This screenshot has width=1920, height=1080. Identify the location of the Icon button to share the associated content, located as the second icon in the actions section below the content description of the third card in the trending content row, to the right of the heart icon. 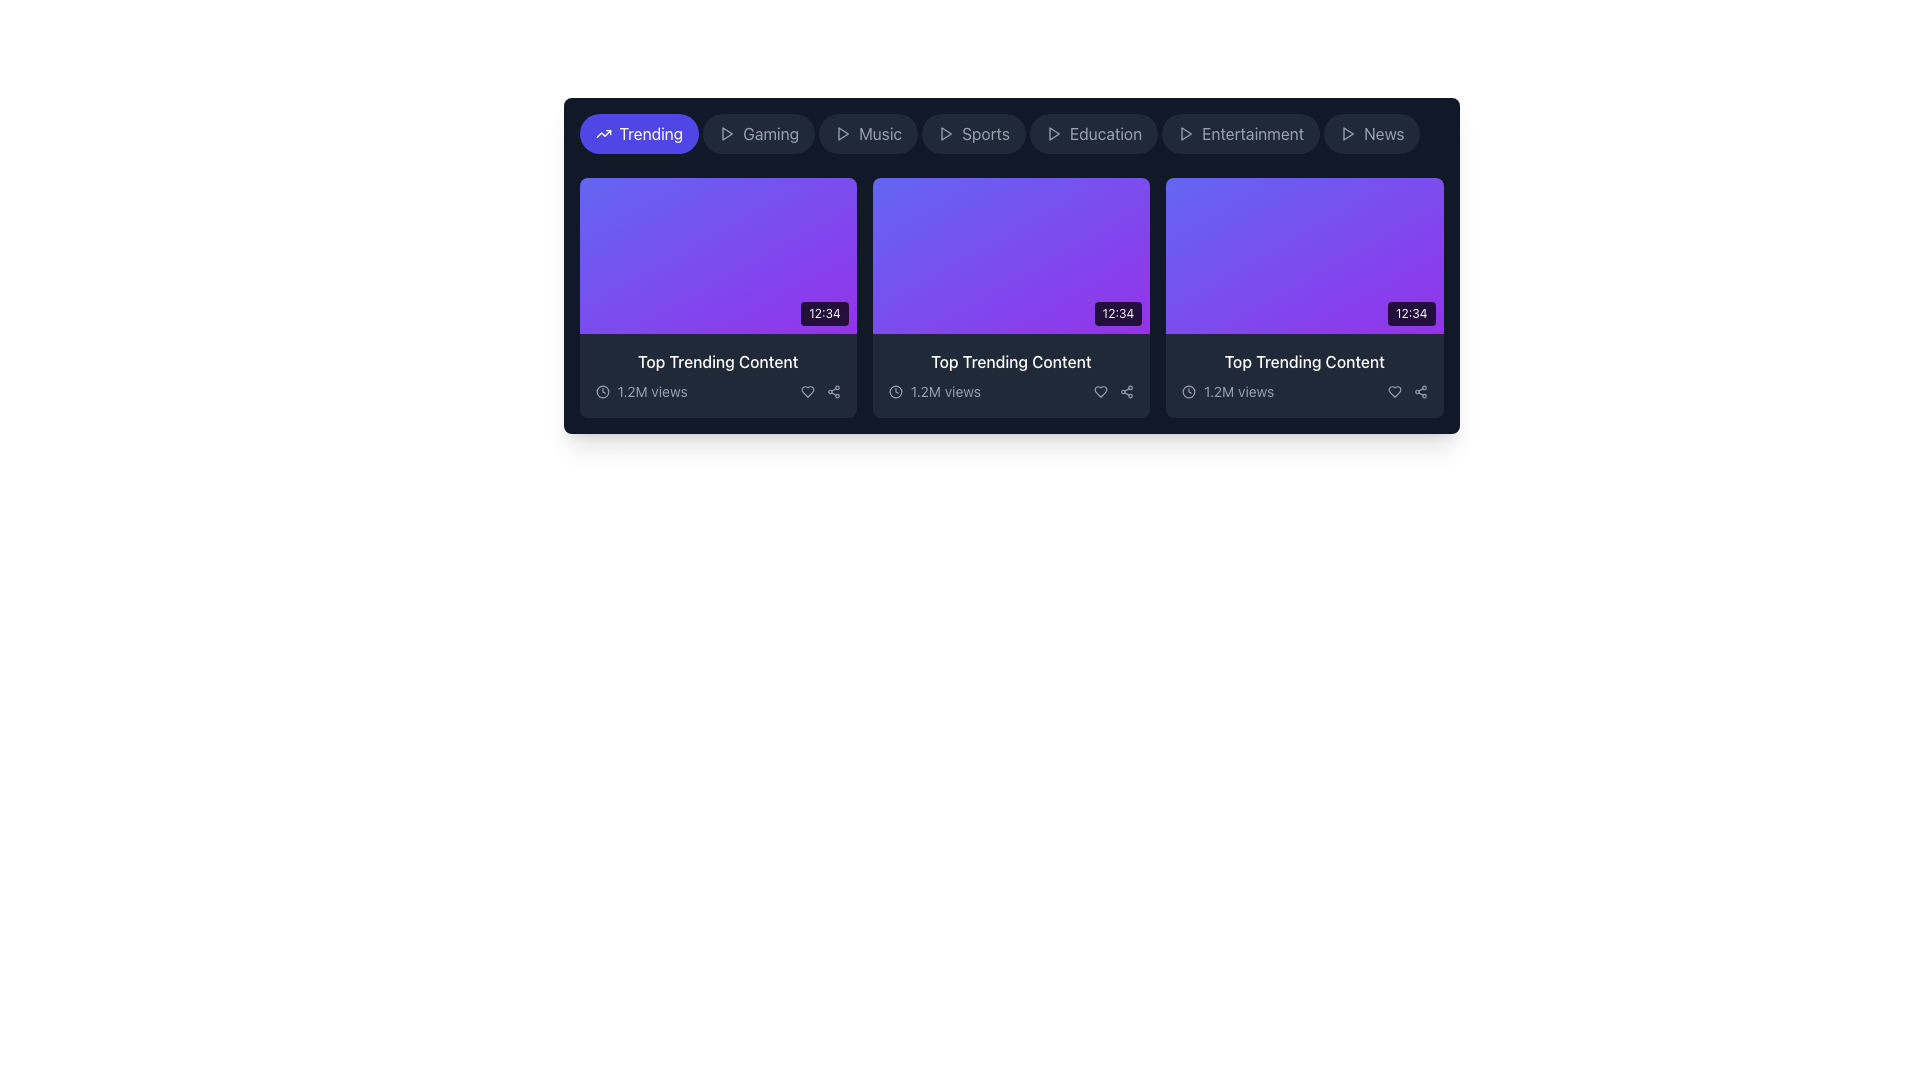
(833, 391).